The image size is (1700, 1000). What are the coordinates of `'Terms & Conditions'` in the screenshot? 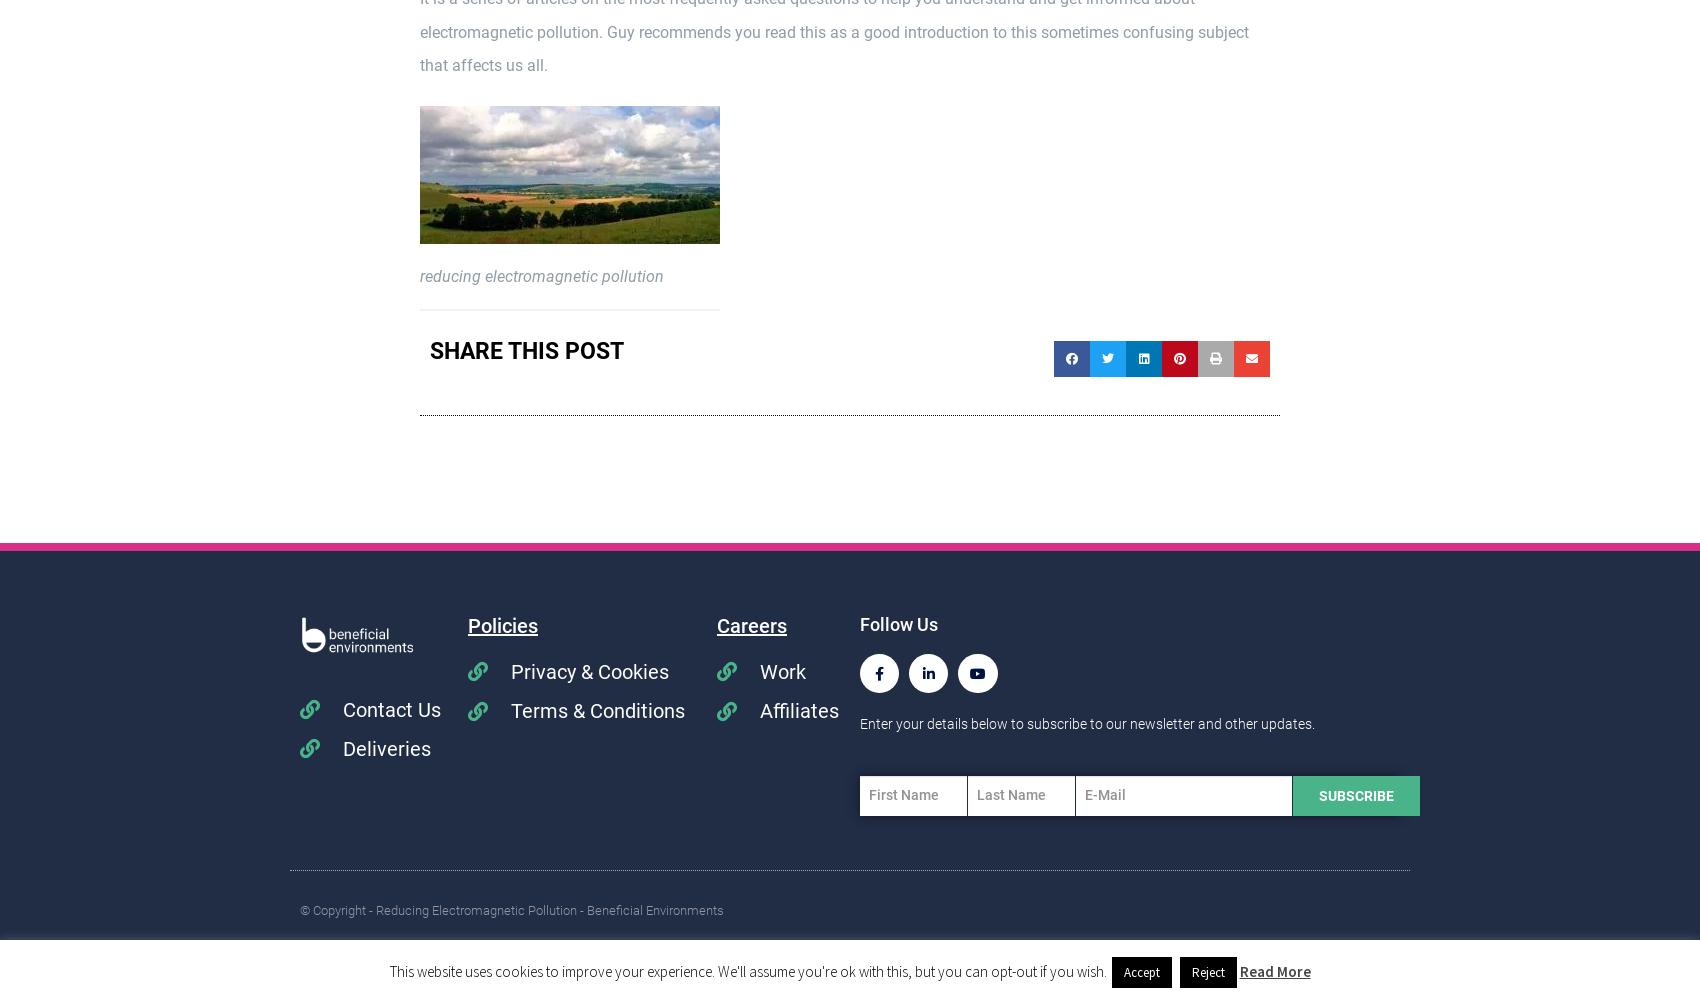 It's located at (597, 710).